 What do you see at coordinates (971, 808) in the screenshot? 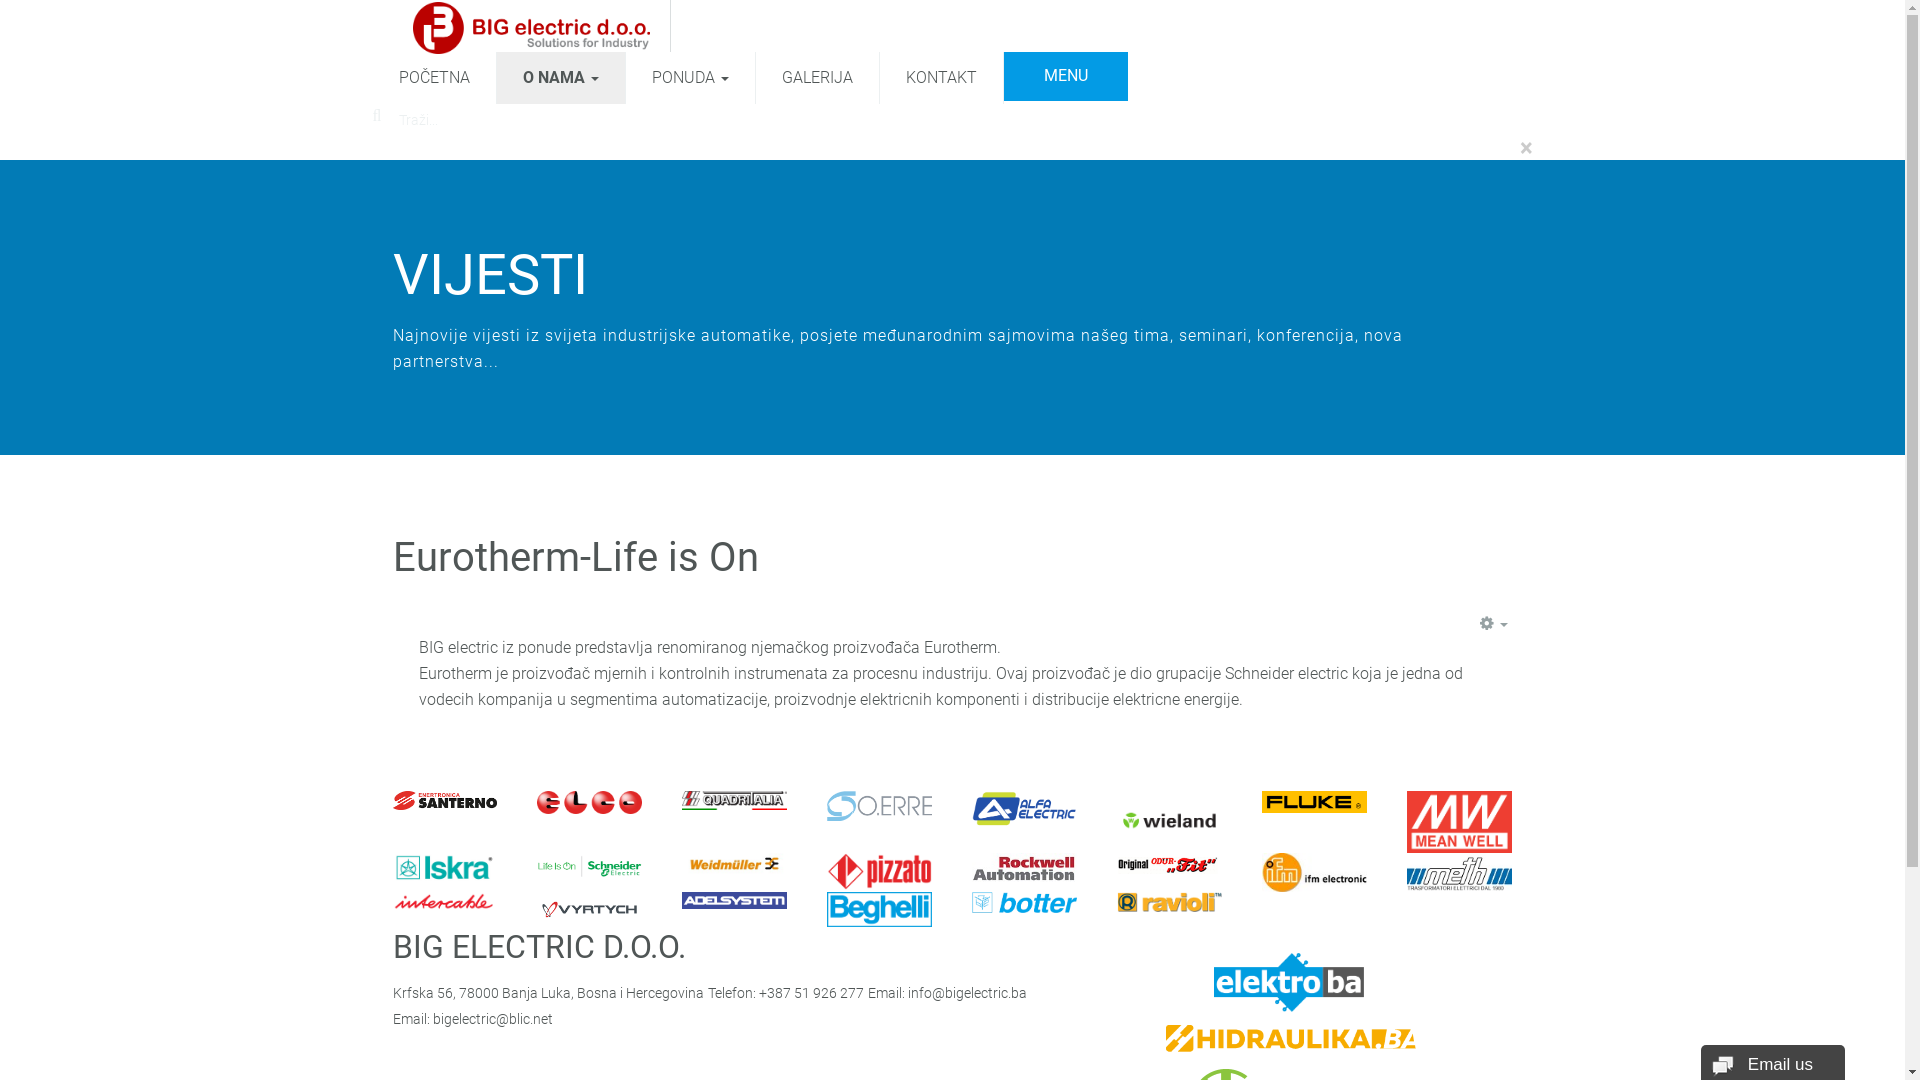
I see `'Alfa Electric'` at bounding box center [971, 808].